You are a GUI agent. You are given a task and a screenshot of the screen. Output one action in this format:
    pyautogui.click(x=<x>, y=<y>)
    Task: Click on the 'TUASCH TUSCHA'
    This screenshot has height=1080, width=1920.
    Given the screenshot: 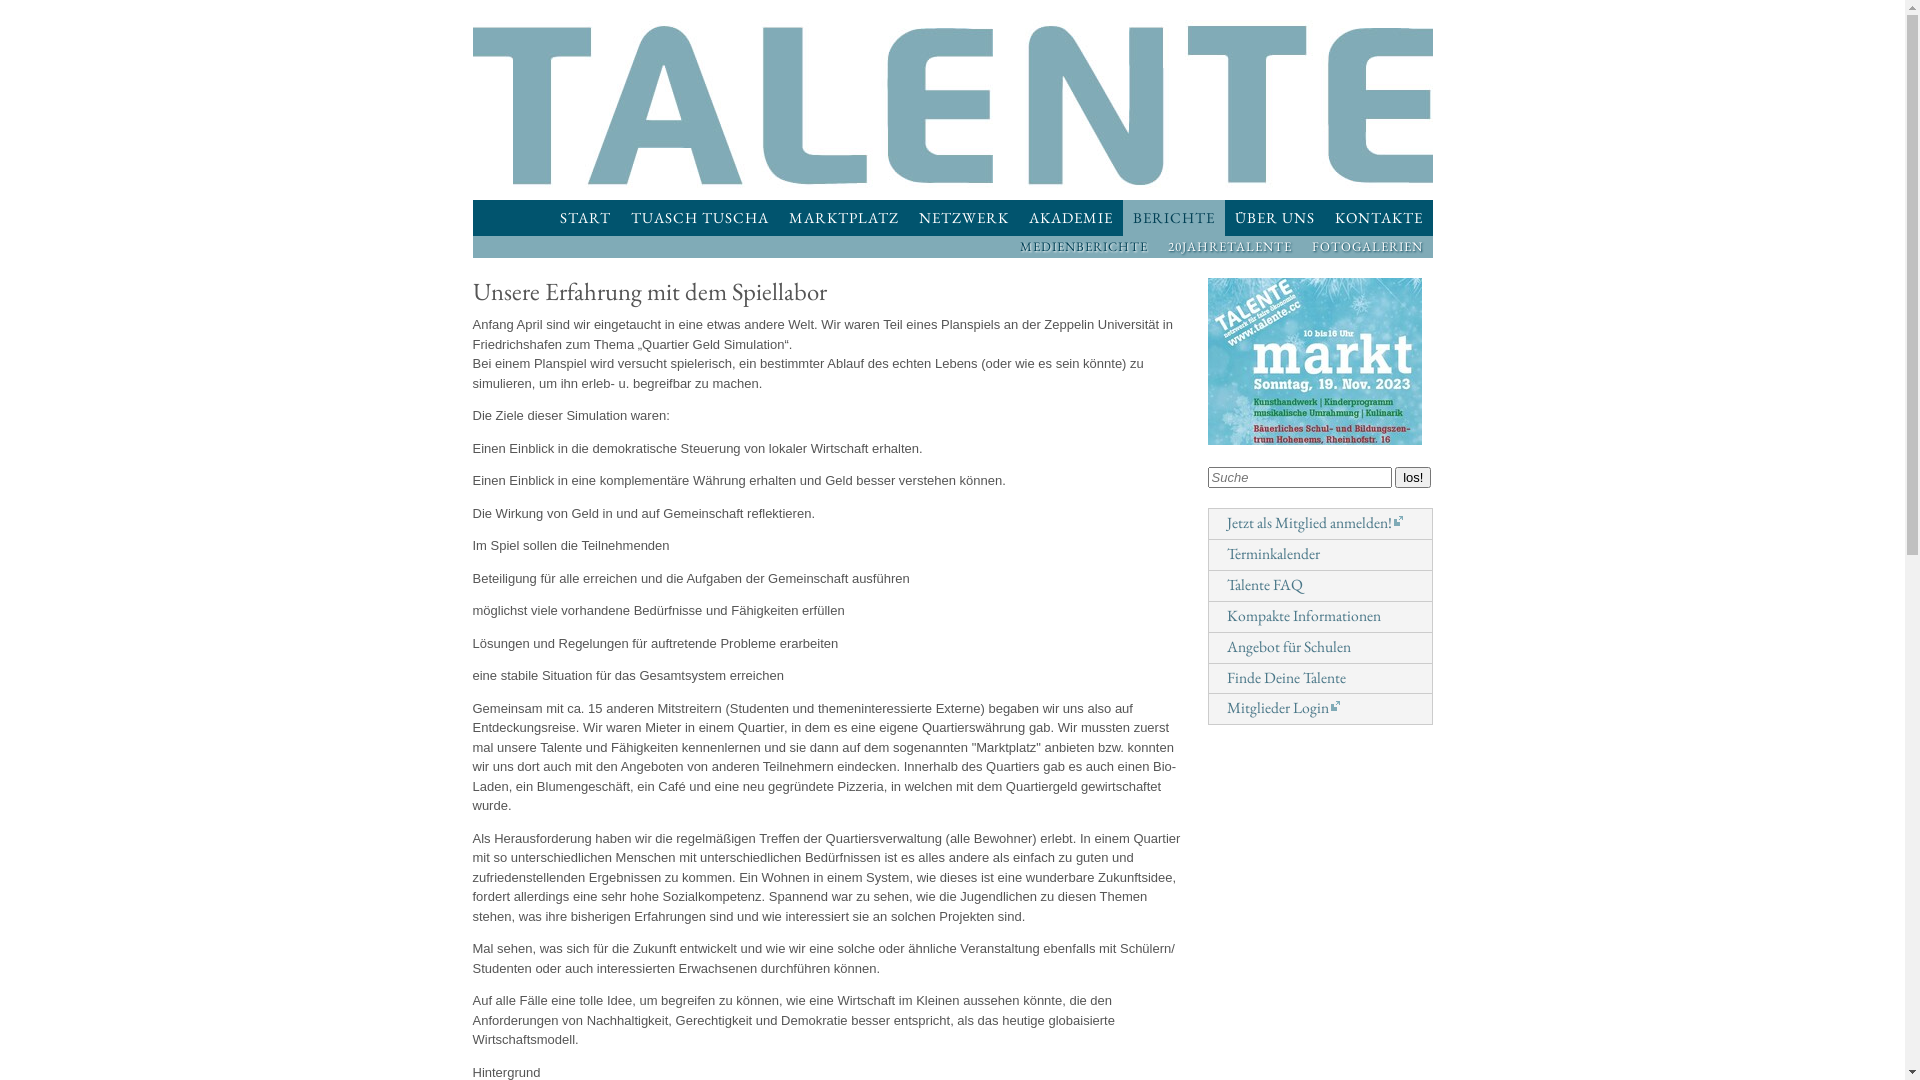 What is the action you would take?
    pyautogui.click(x=699, y=218)
    